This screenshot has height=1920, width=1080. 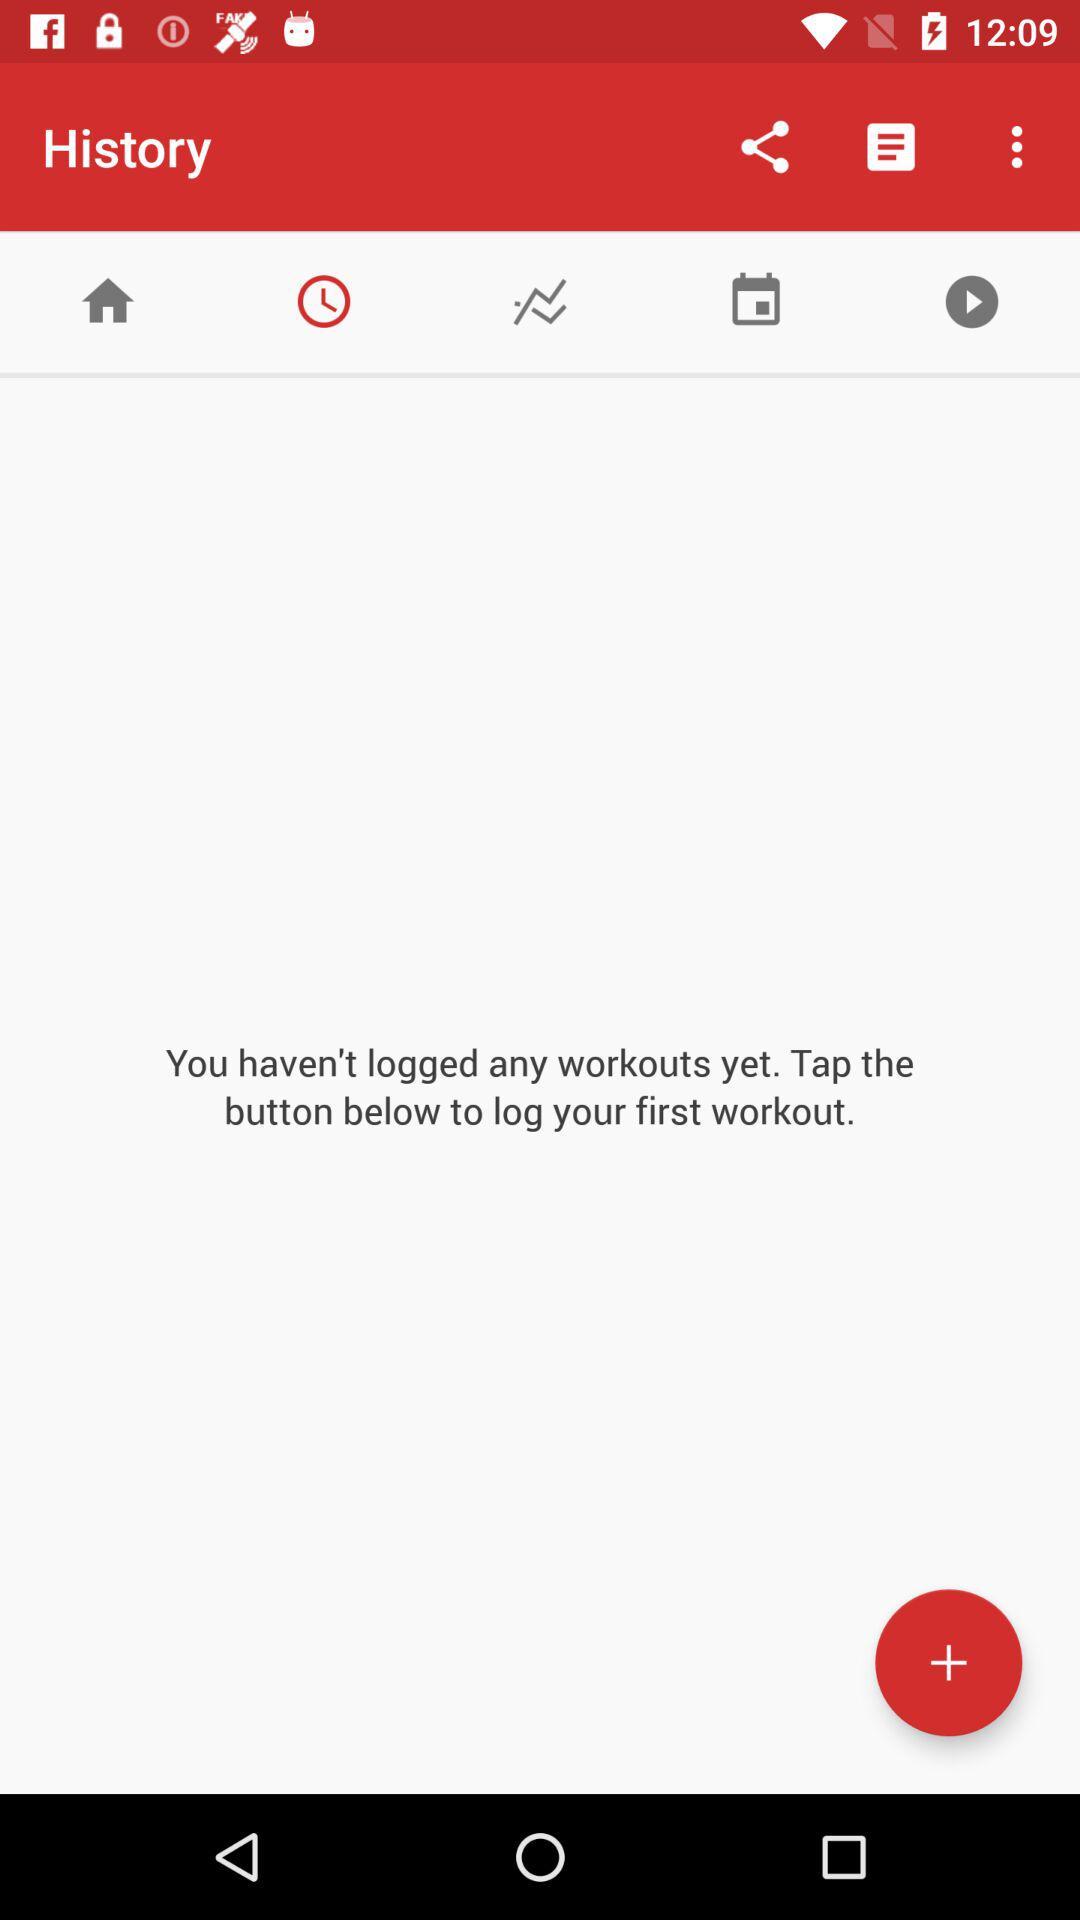 What do you see at coordinates (764, 146) in the screenshot?
I see `the item next to the history icon` at bounding box center [764, 146].